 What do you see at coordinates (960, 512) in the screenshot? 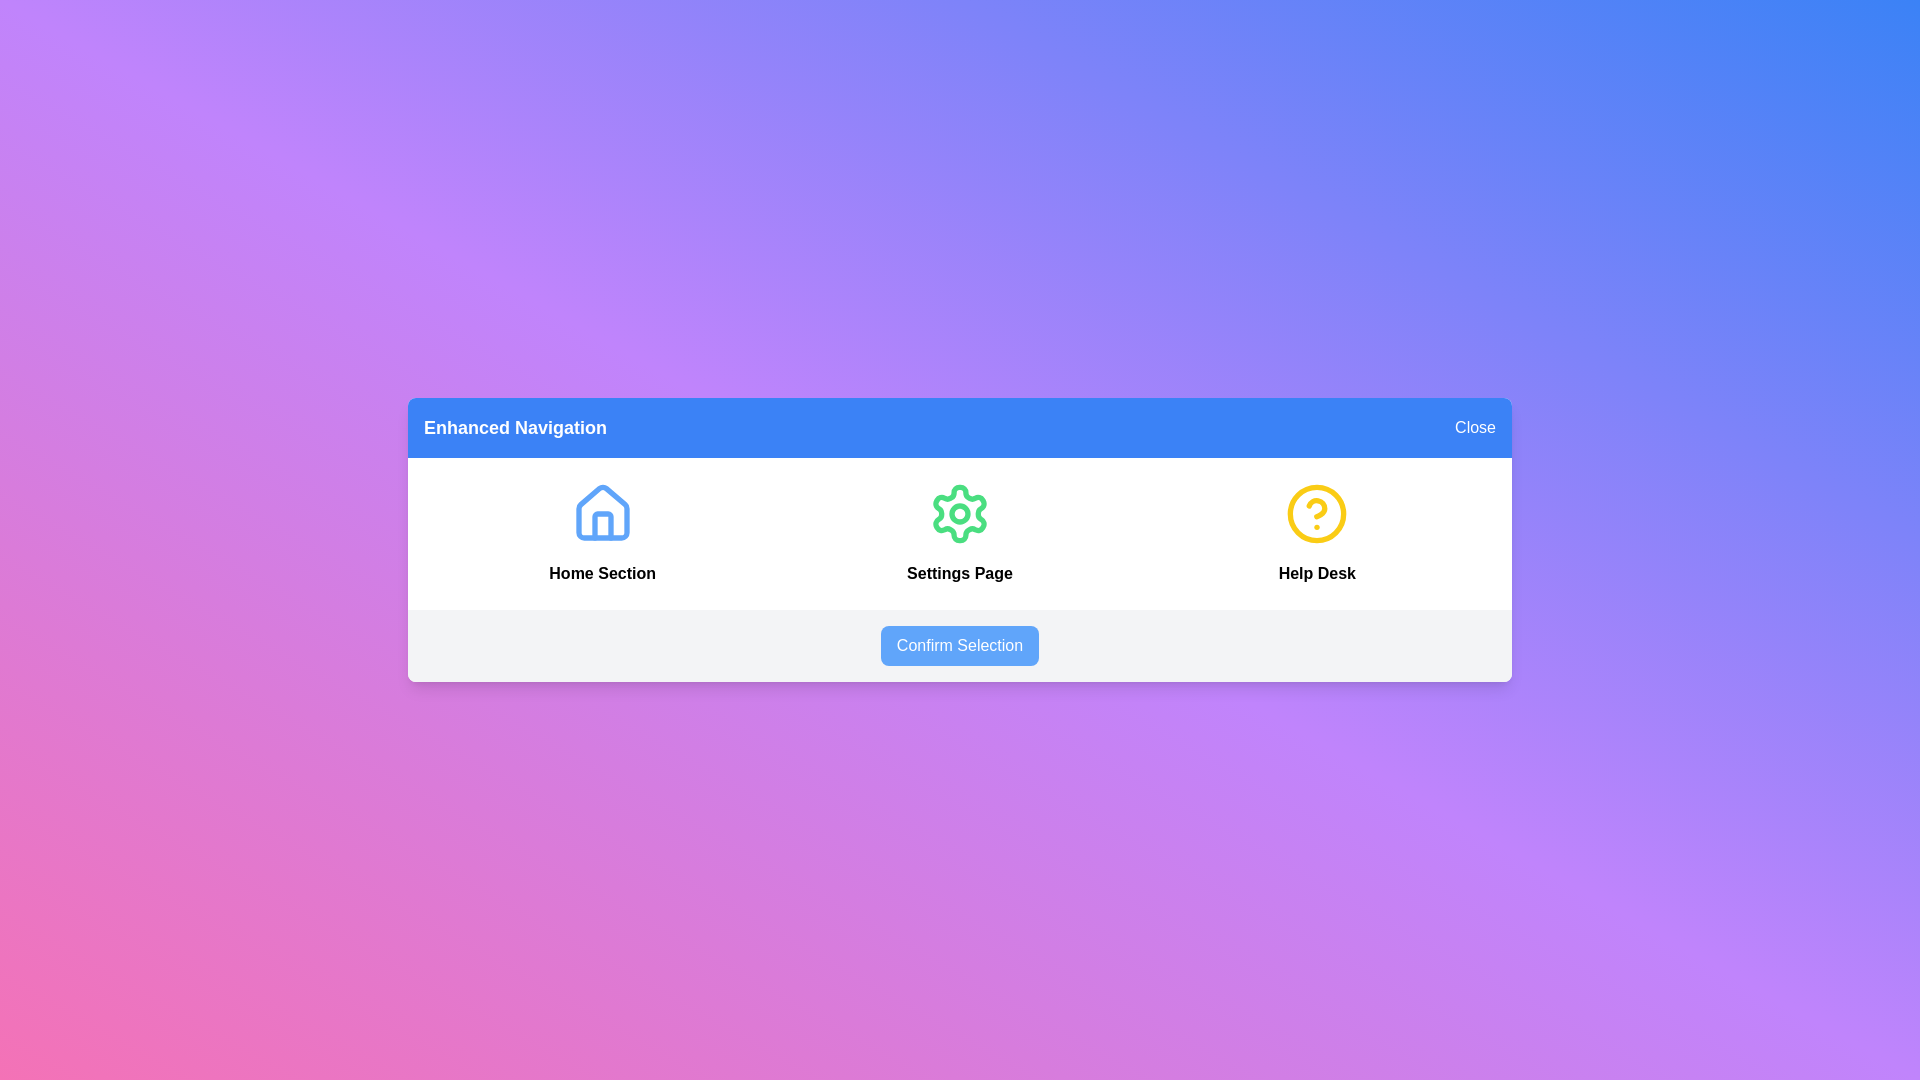
I see `the 'Settings Page' icon to access the settings feature` at bounding box center [960, 512].